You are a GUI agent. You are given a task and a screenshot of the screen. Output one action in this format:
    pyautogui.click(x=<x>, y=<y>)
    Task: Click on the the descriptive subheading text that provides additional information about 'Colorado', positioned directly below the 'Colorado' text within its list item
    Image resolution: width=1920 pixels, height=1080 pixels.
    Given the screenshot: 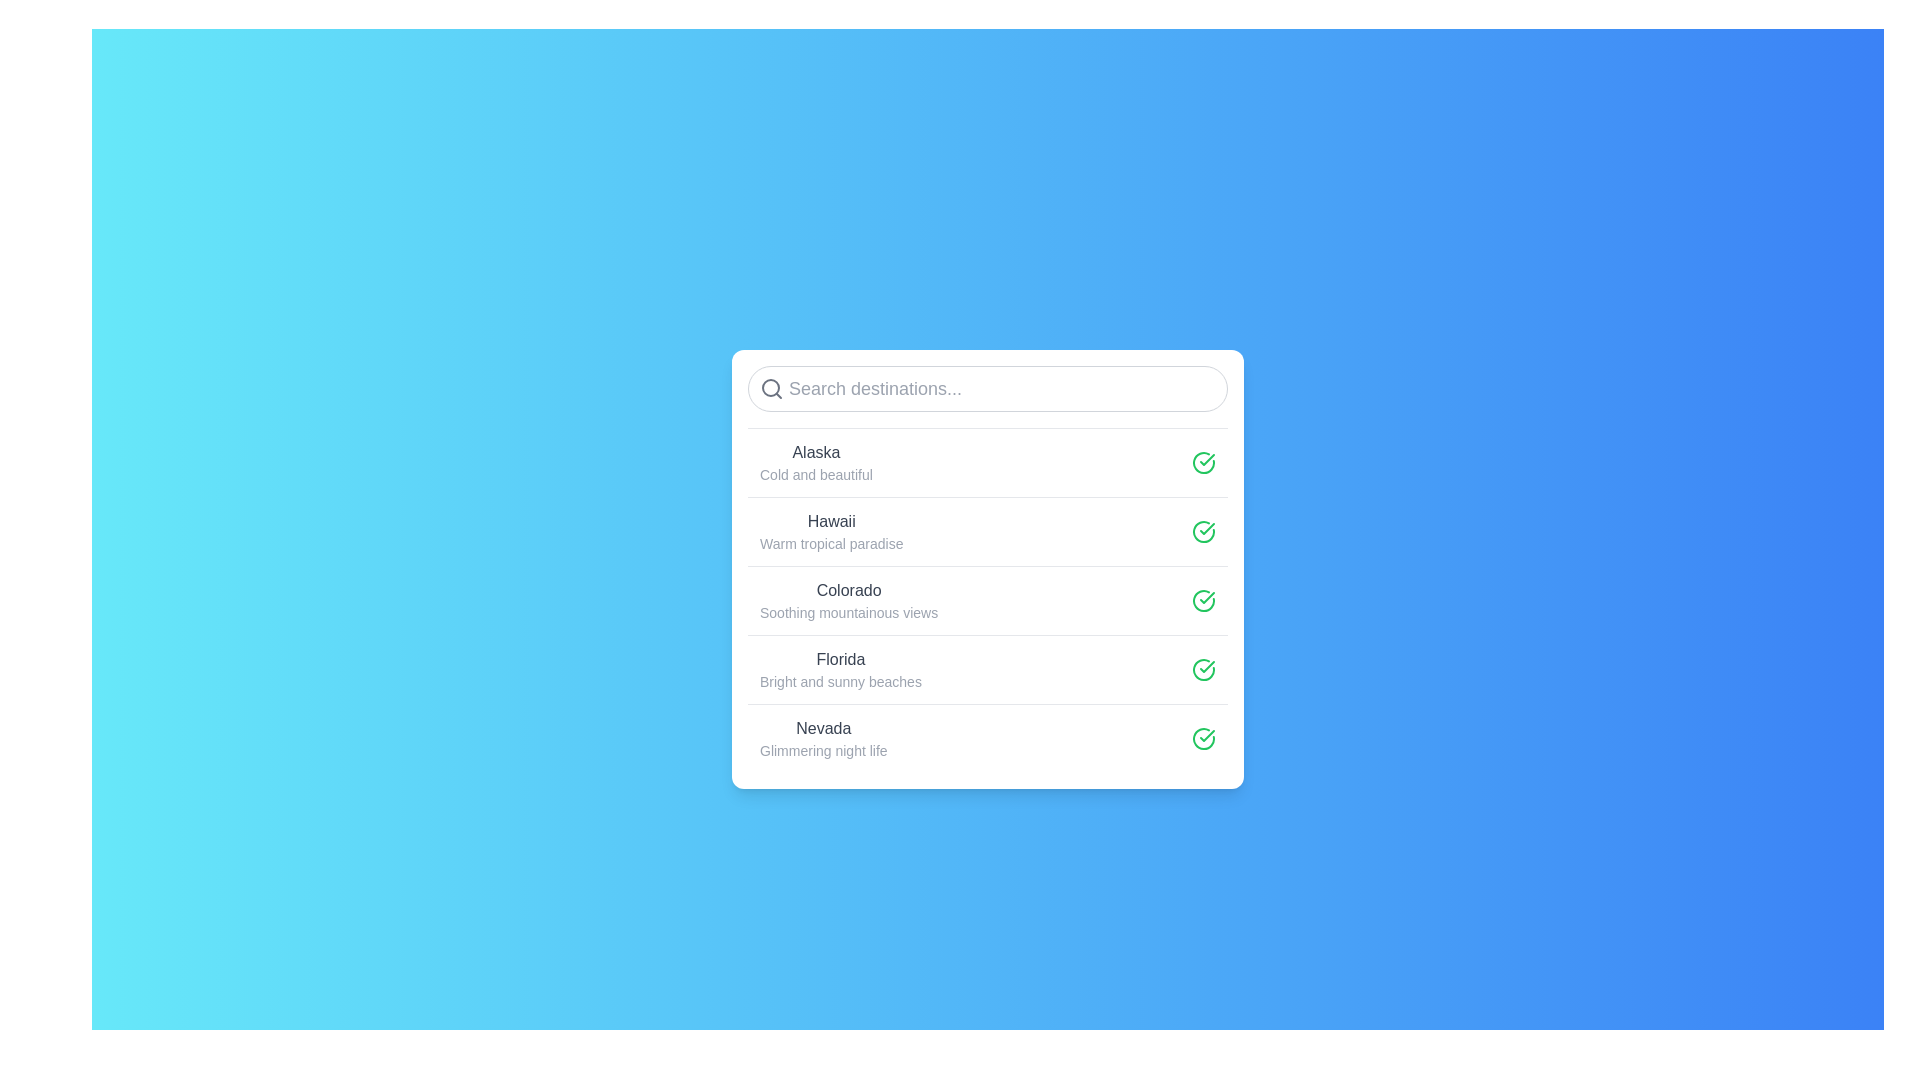 What is the action you would take?
    pyautogui.click(x=849, y=611)
    